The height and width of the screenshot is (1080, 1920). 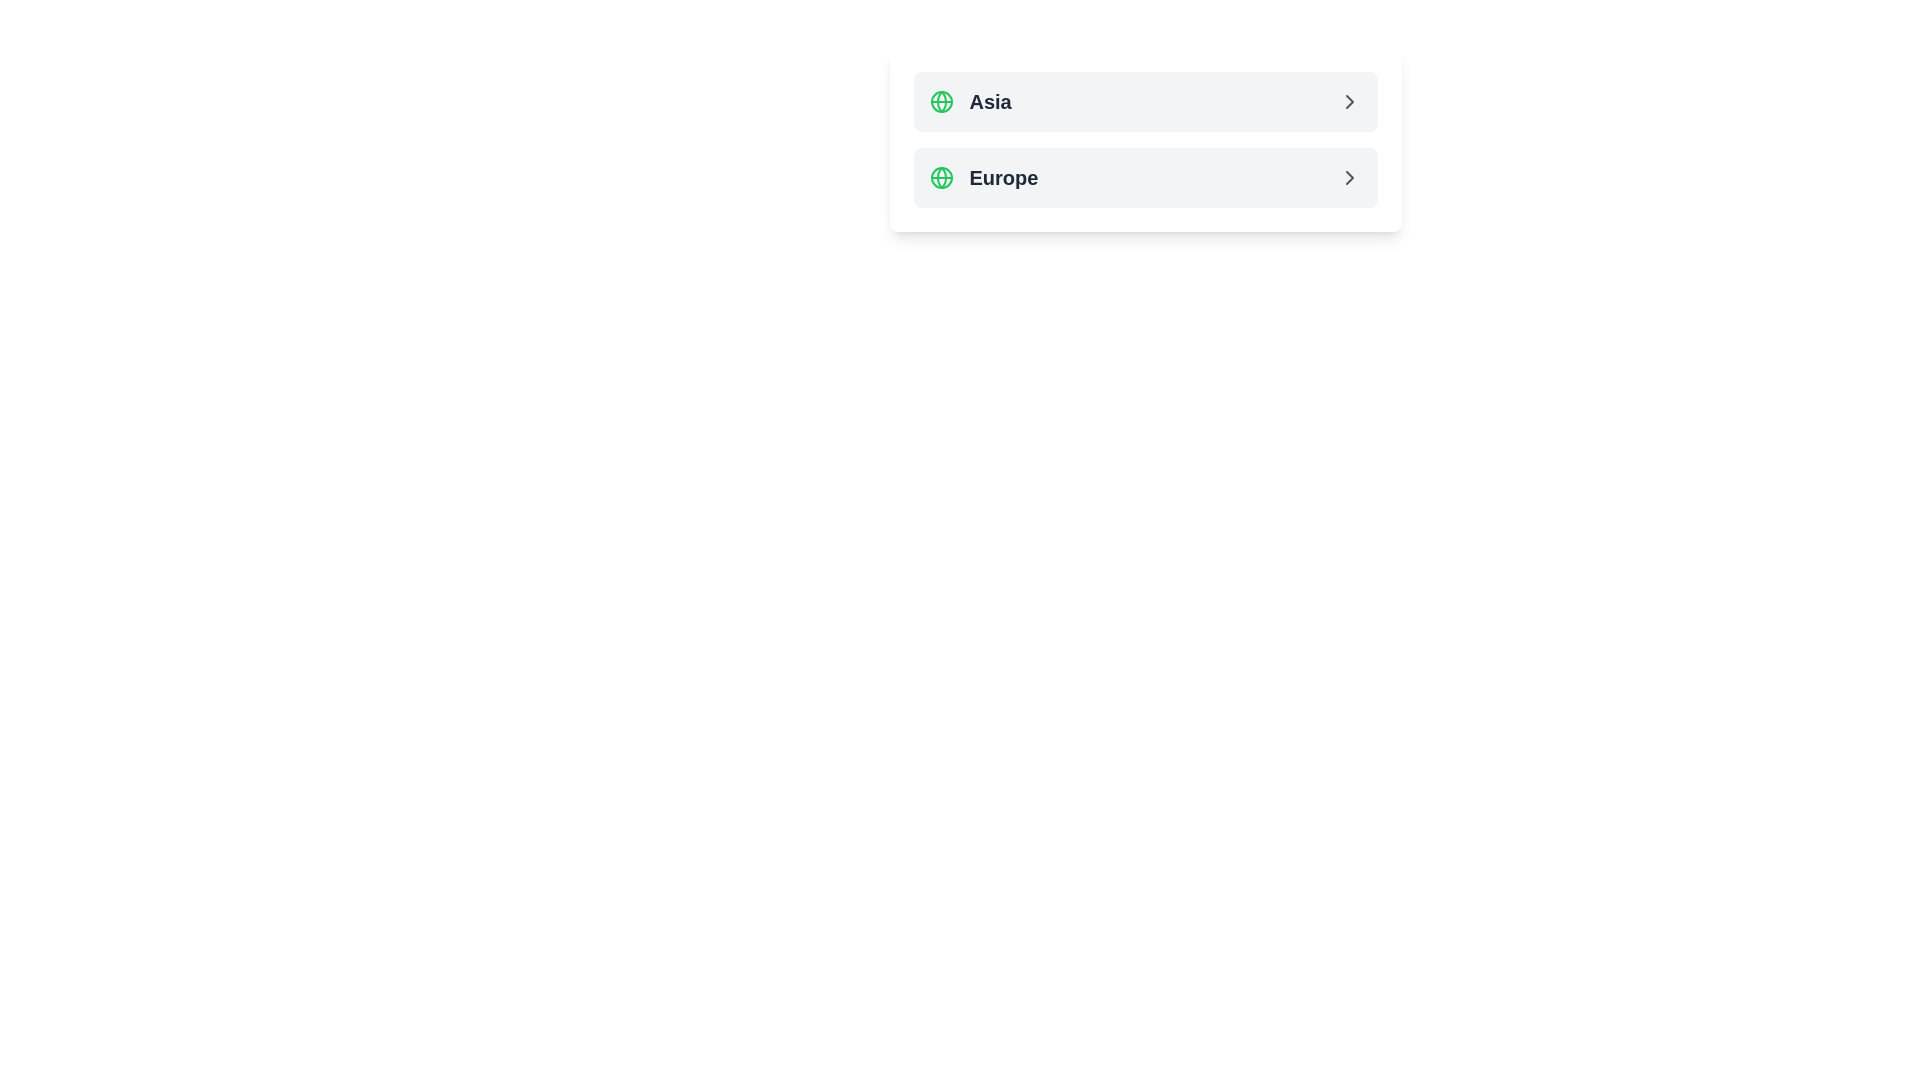 What do you see at coordinates (1145, 176) in the screenshot?
I see `the 'Europe' selection button located below the 'Asia' button to trigger hover effects` at bounding box center [1145, 176].